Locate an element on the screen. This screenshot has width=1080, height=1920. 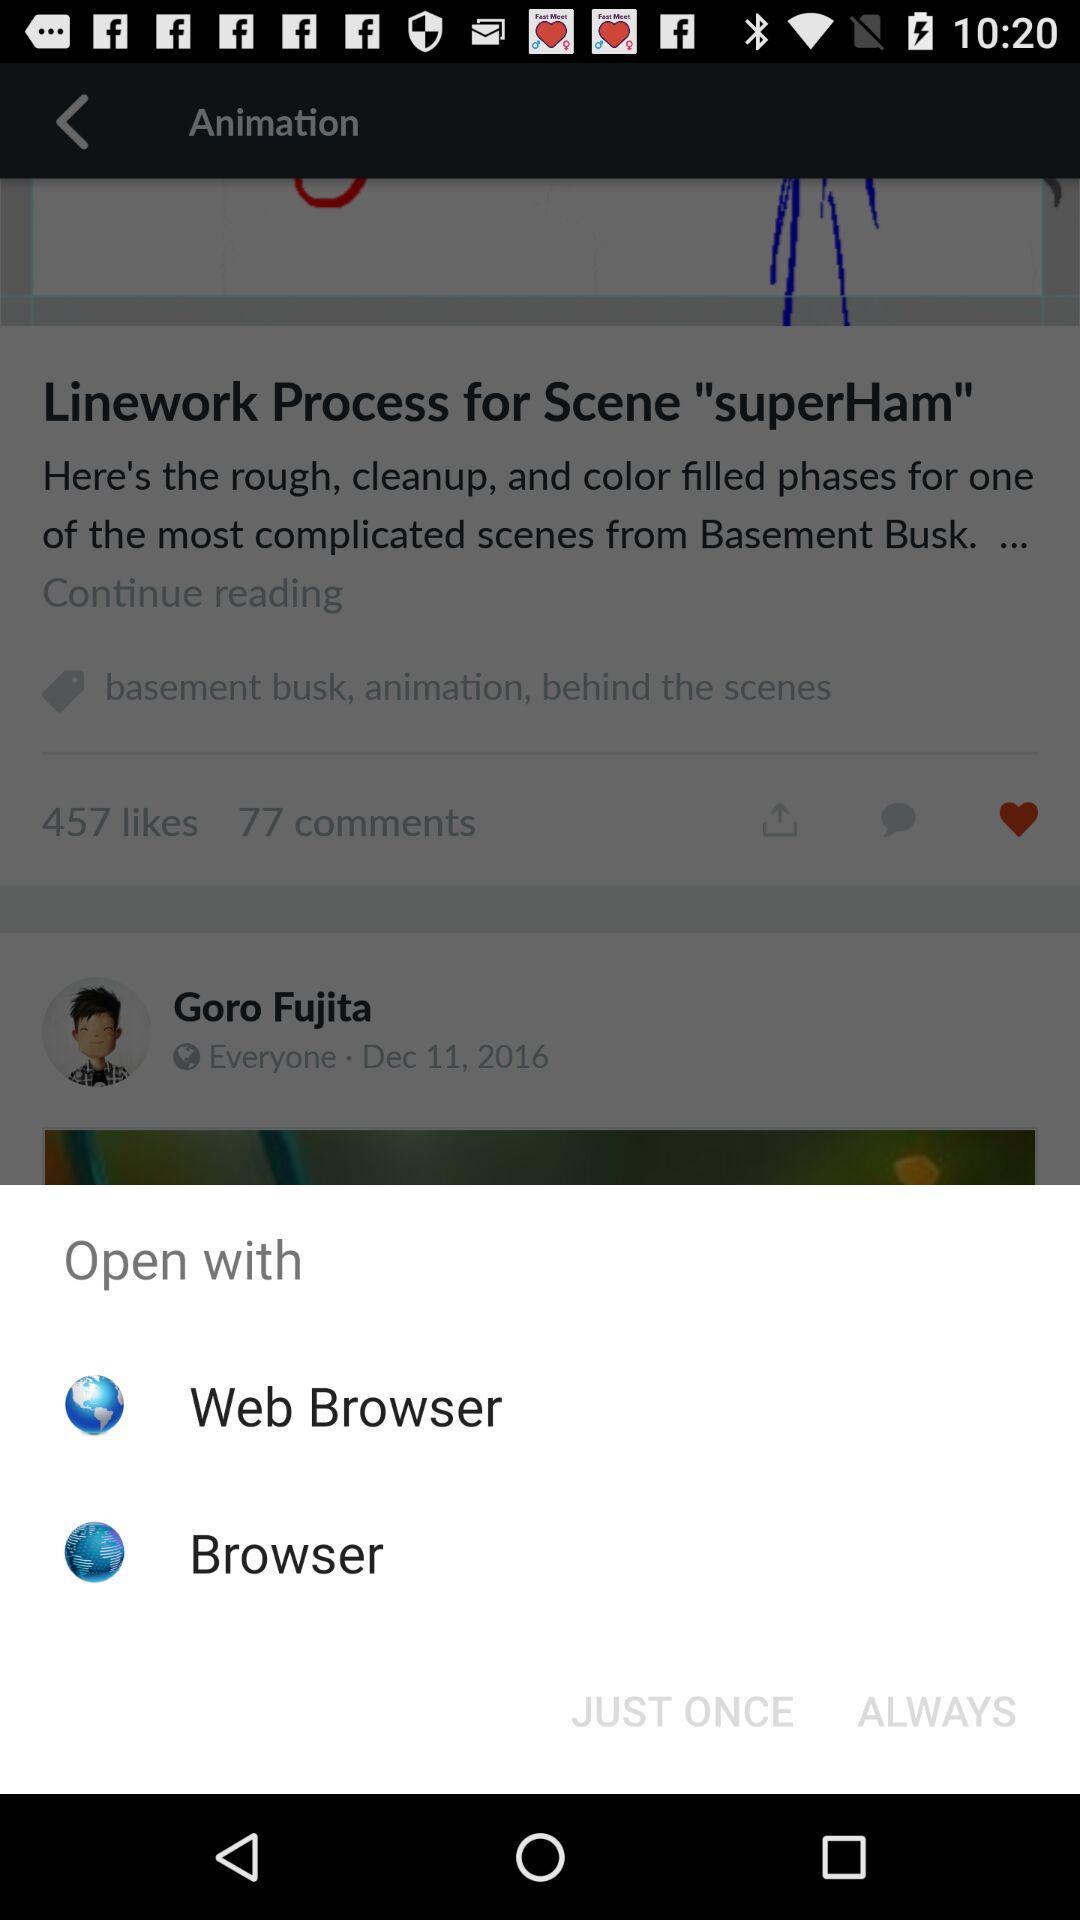
web browser is located at coordinates (344, 1404).